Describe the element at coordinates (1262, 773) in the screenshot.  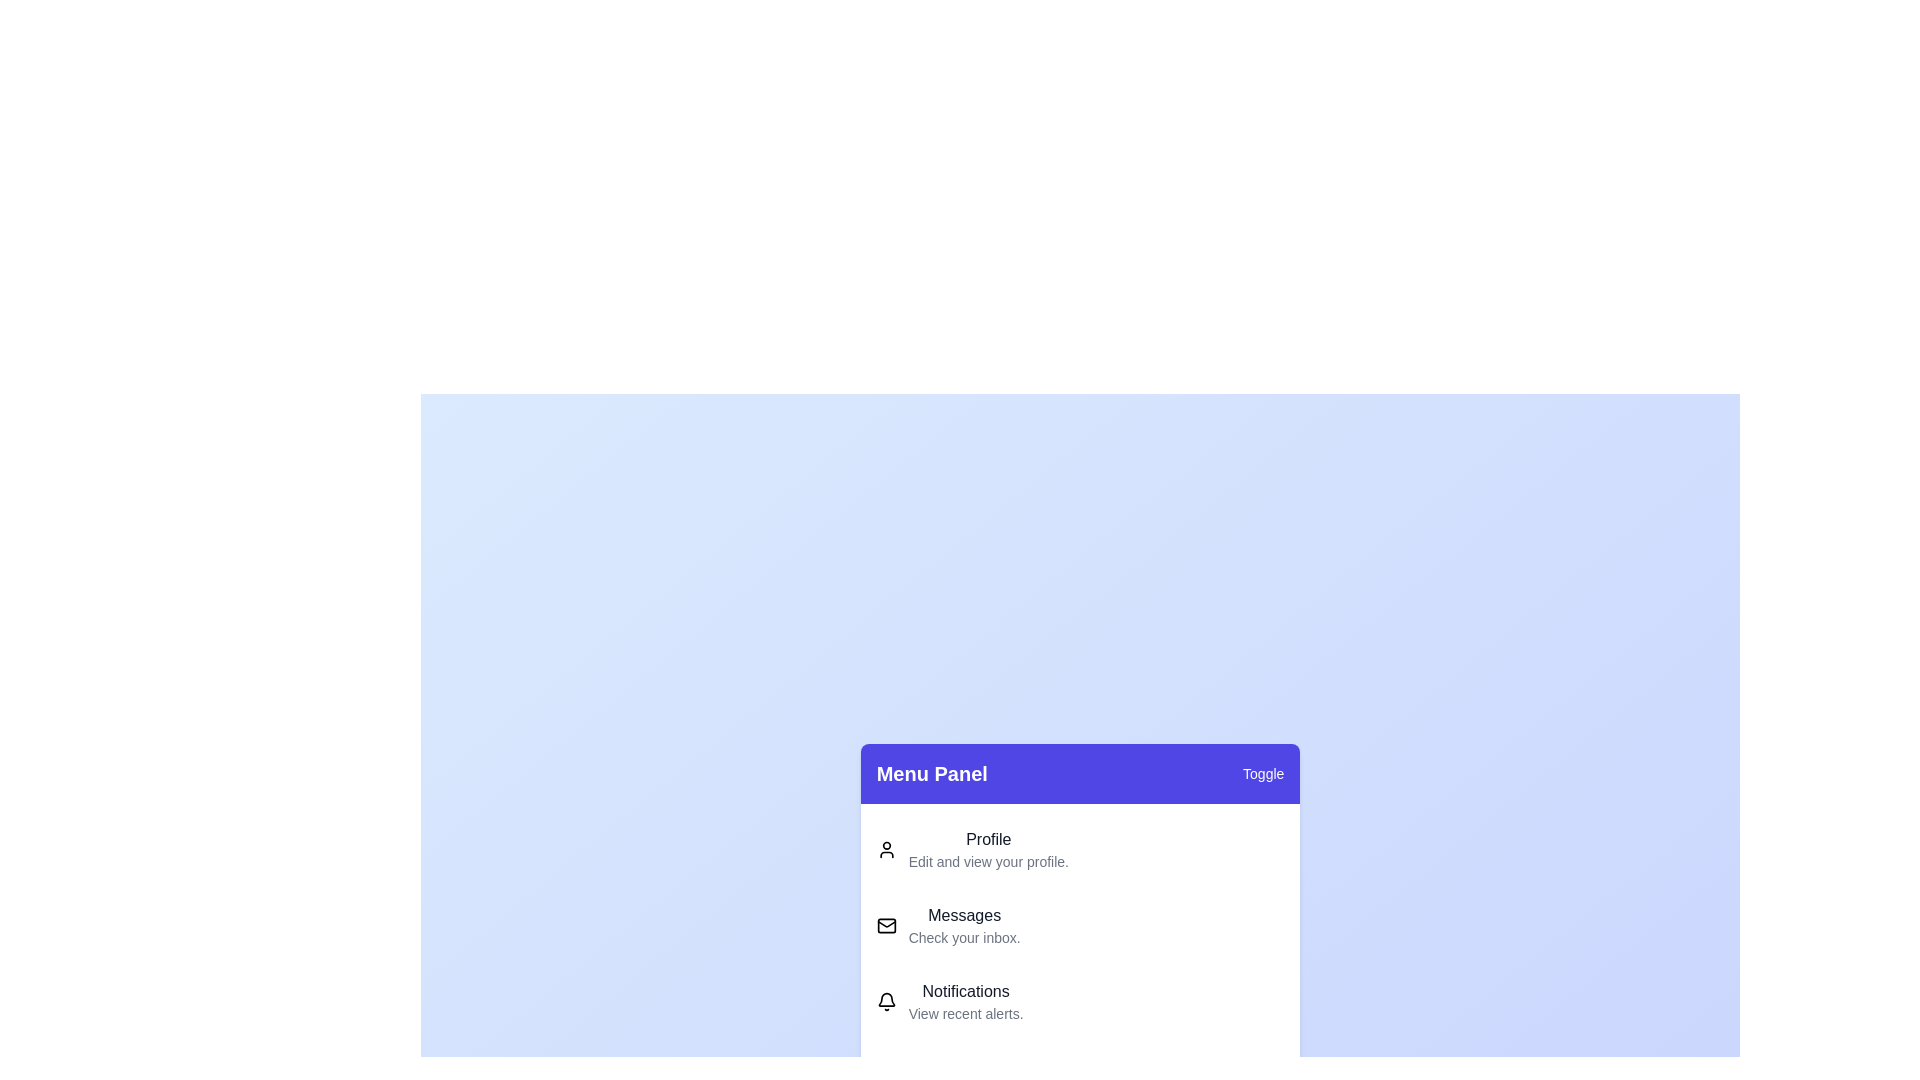
I see `'Toggle' button to change the menu visibility` at that location.